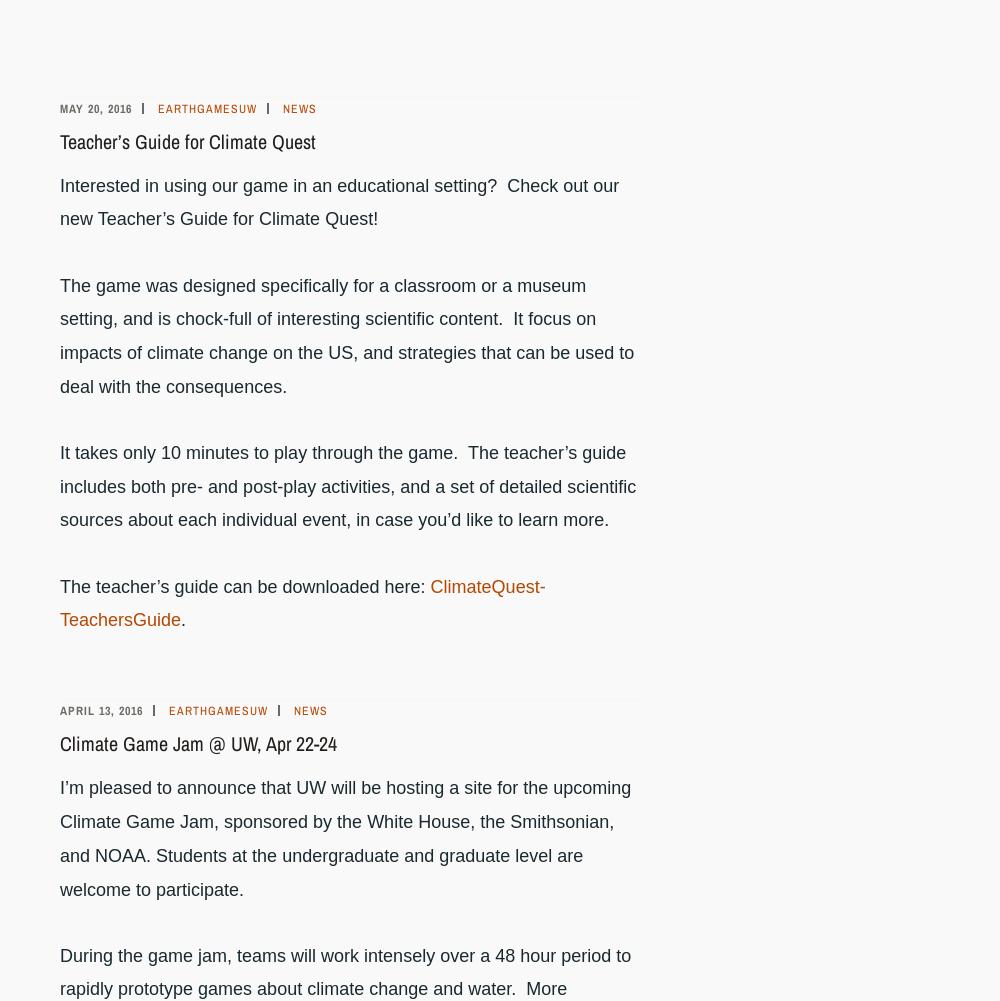 The width and height of the screenshot is (1000, 1001). Describe the element at coordinates (244, 585) in the screenshot. I see `'The teacher’s guide can be downloaded here:'` at that location.